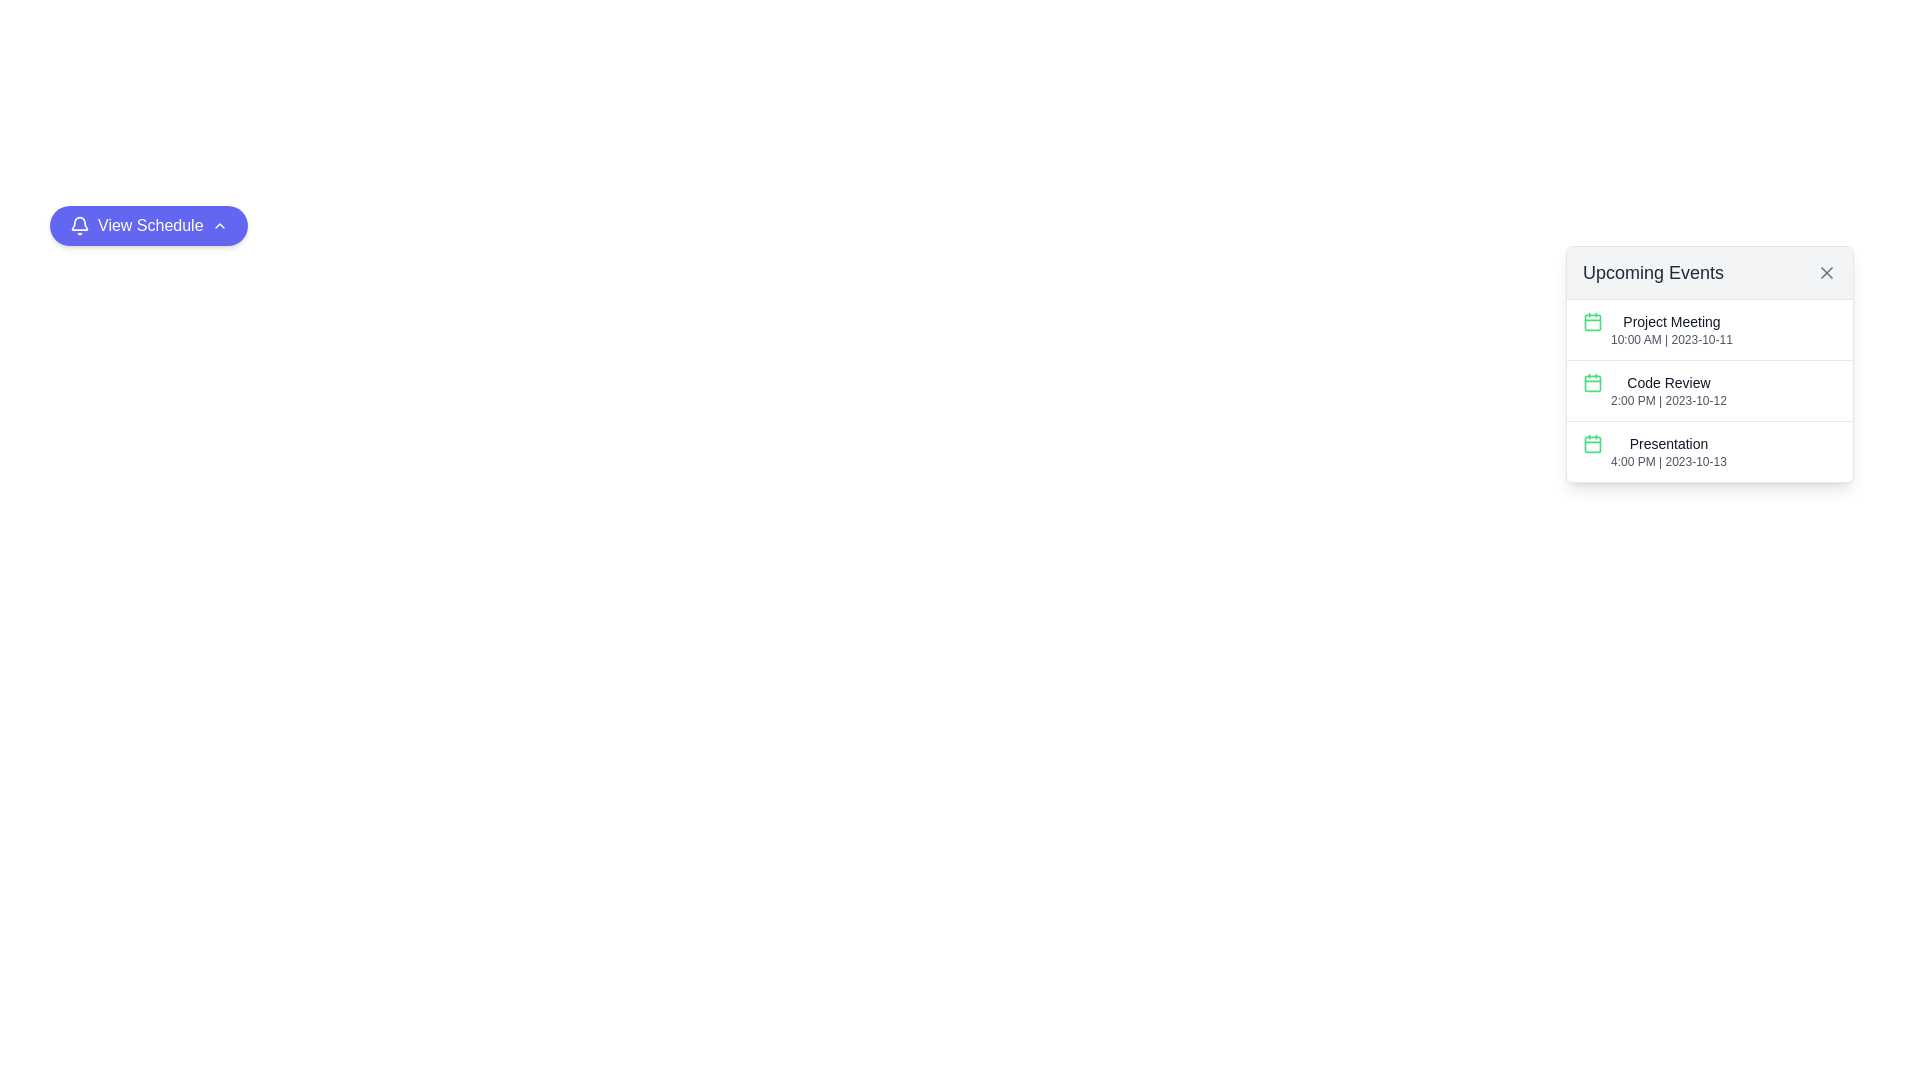  What do you see at coordinates (1671, 320) in the screenshot?
I see `the text display element that shows the title 'Project Meeting', located in the top-right section of the interface within the 'Upcoming Events' card` at bounding box center [1671, 320].